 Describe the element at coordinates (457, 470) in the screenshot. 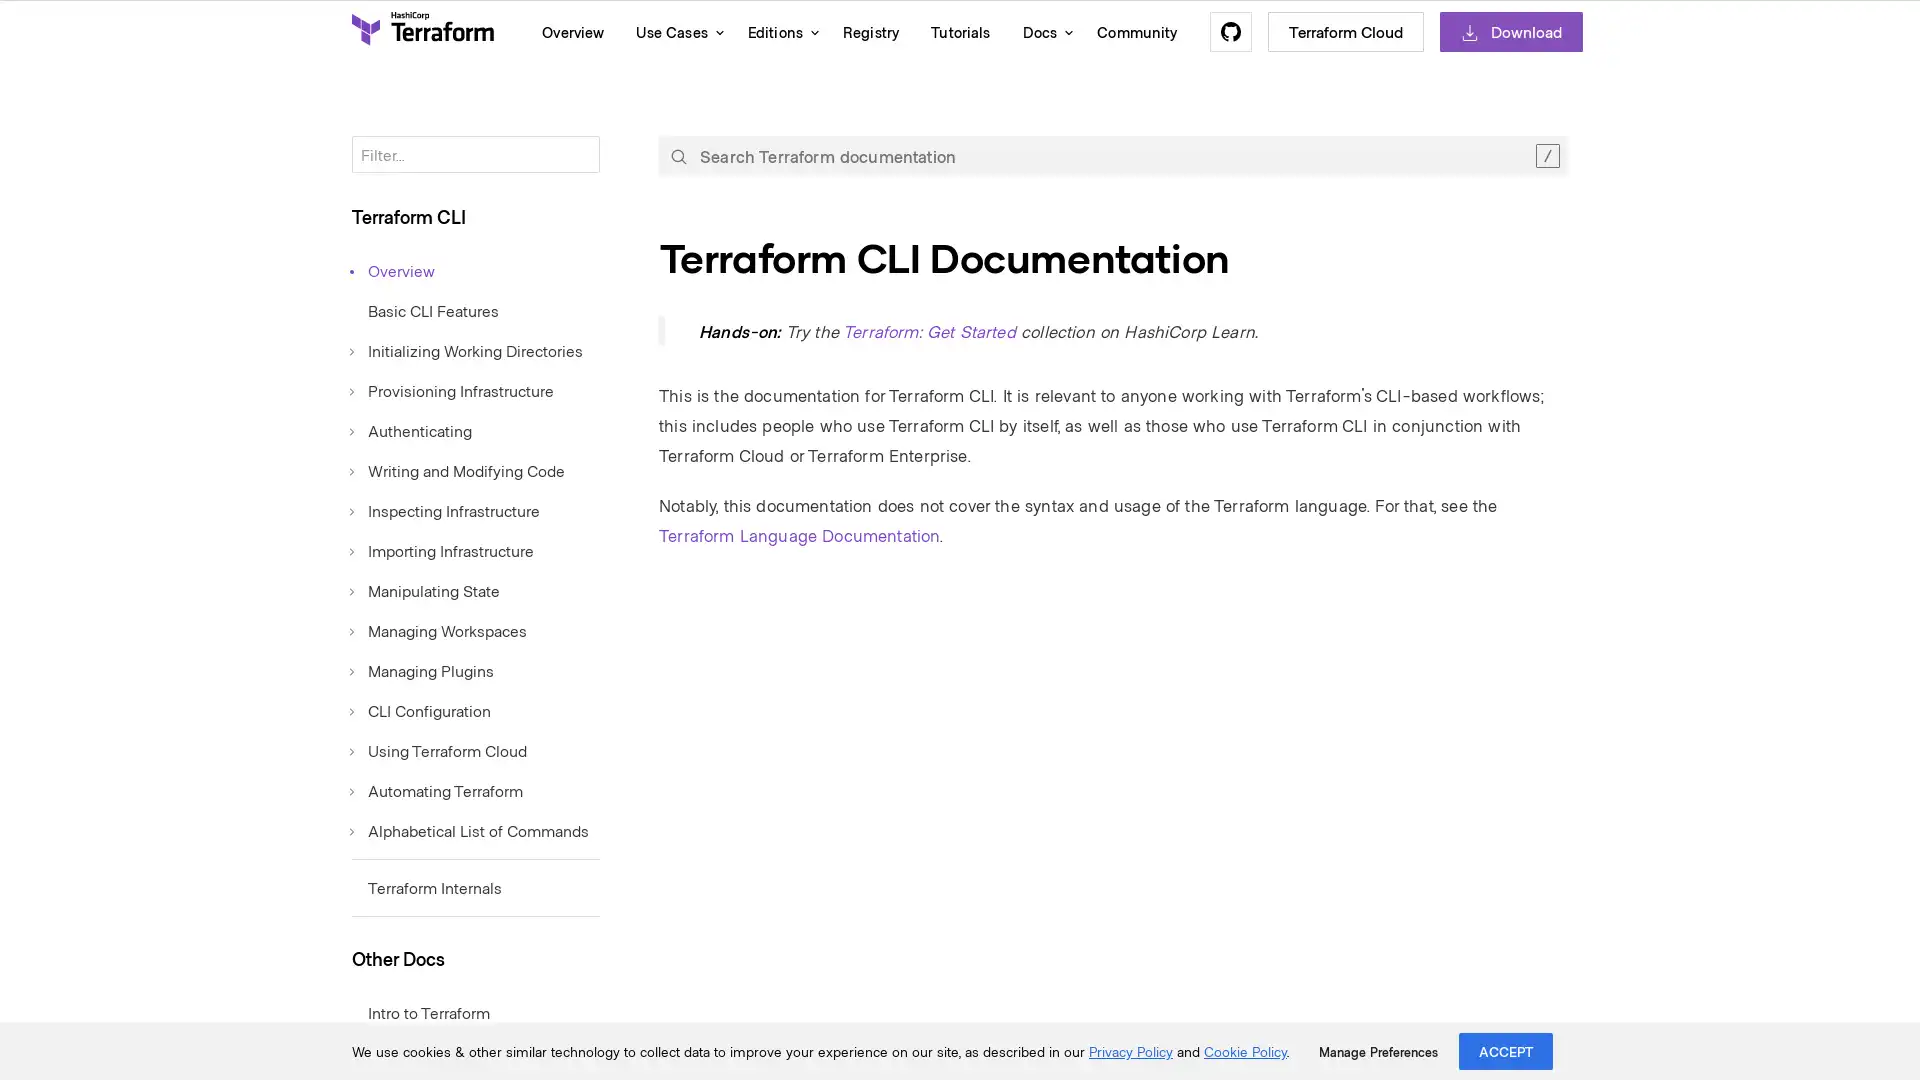

I see `Writing and Modifying Code` at that location.